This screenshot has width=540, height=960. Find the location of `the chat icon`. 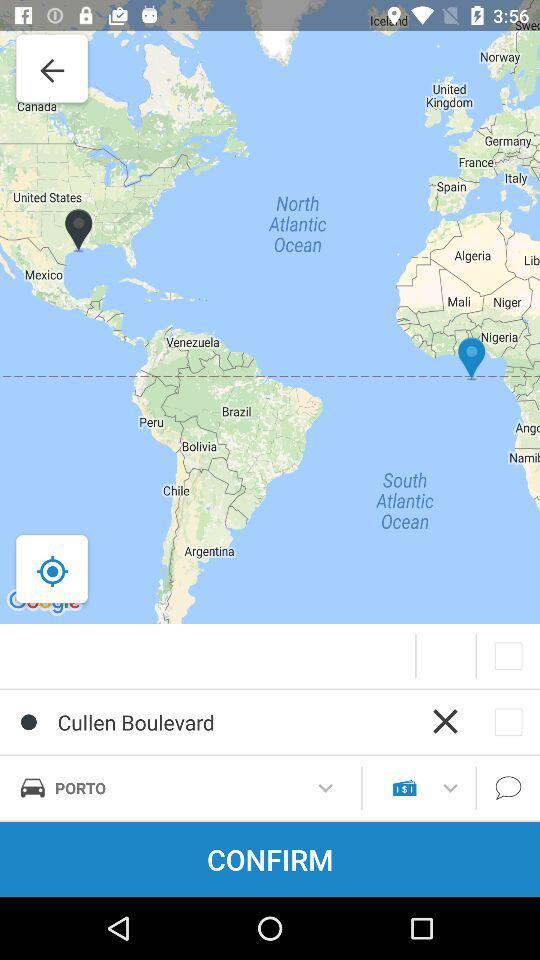

the chat icon is located at coordinates (508, 788).